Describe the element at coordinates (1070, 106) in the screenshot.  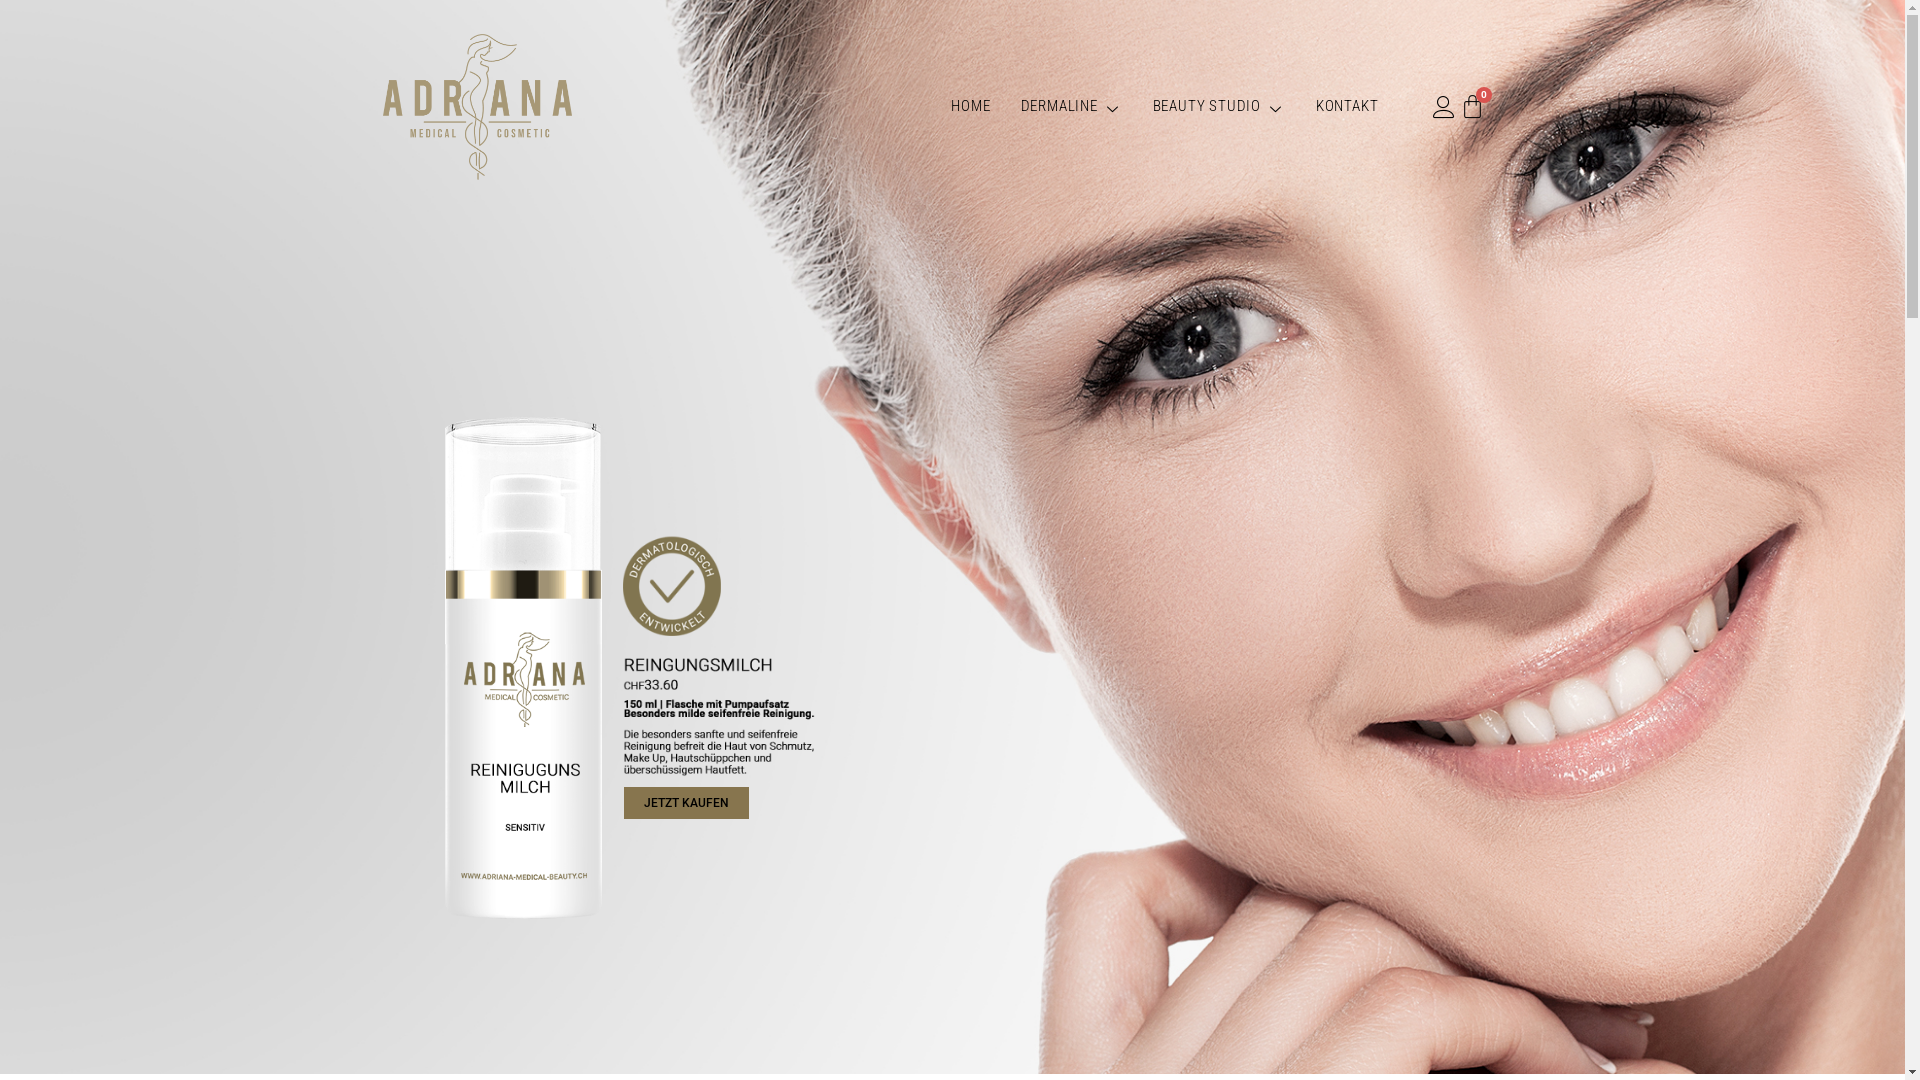
I see `'DERMALINE'` at that location.